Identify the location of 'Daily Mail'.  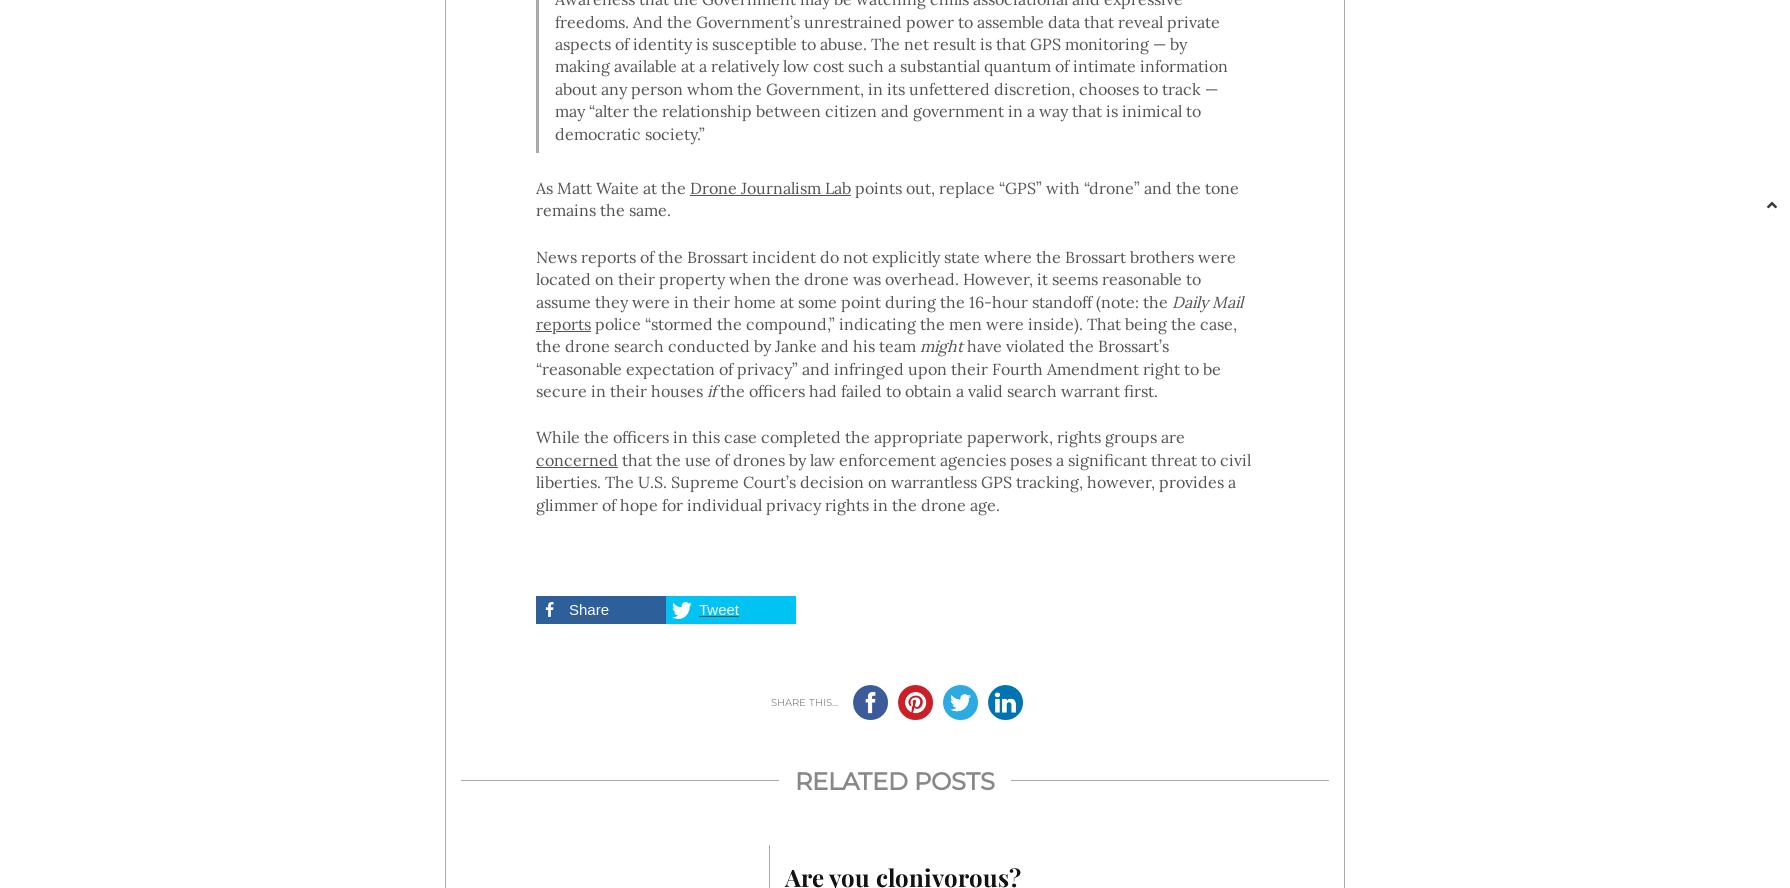
(1206, 300).